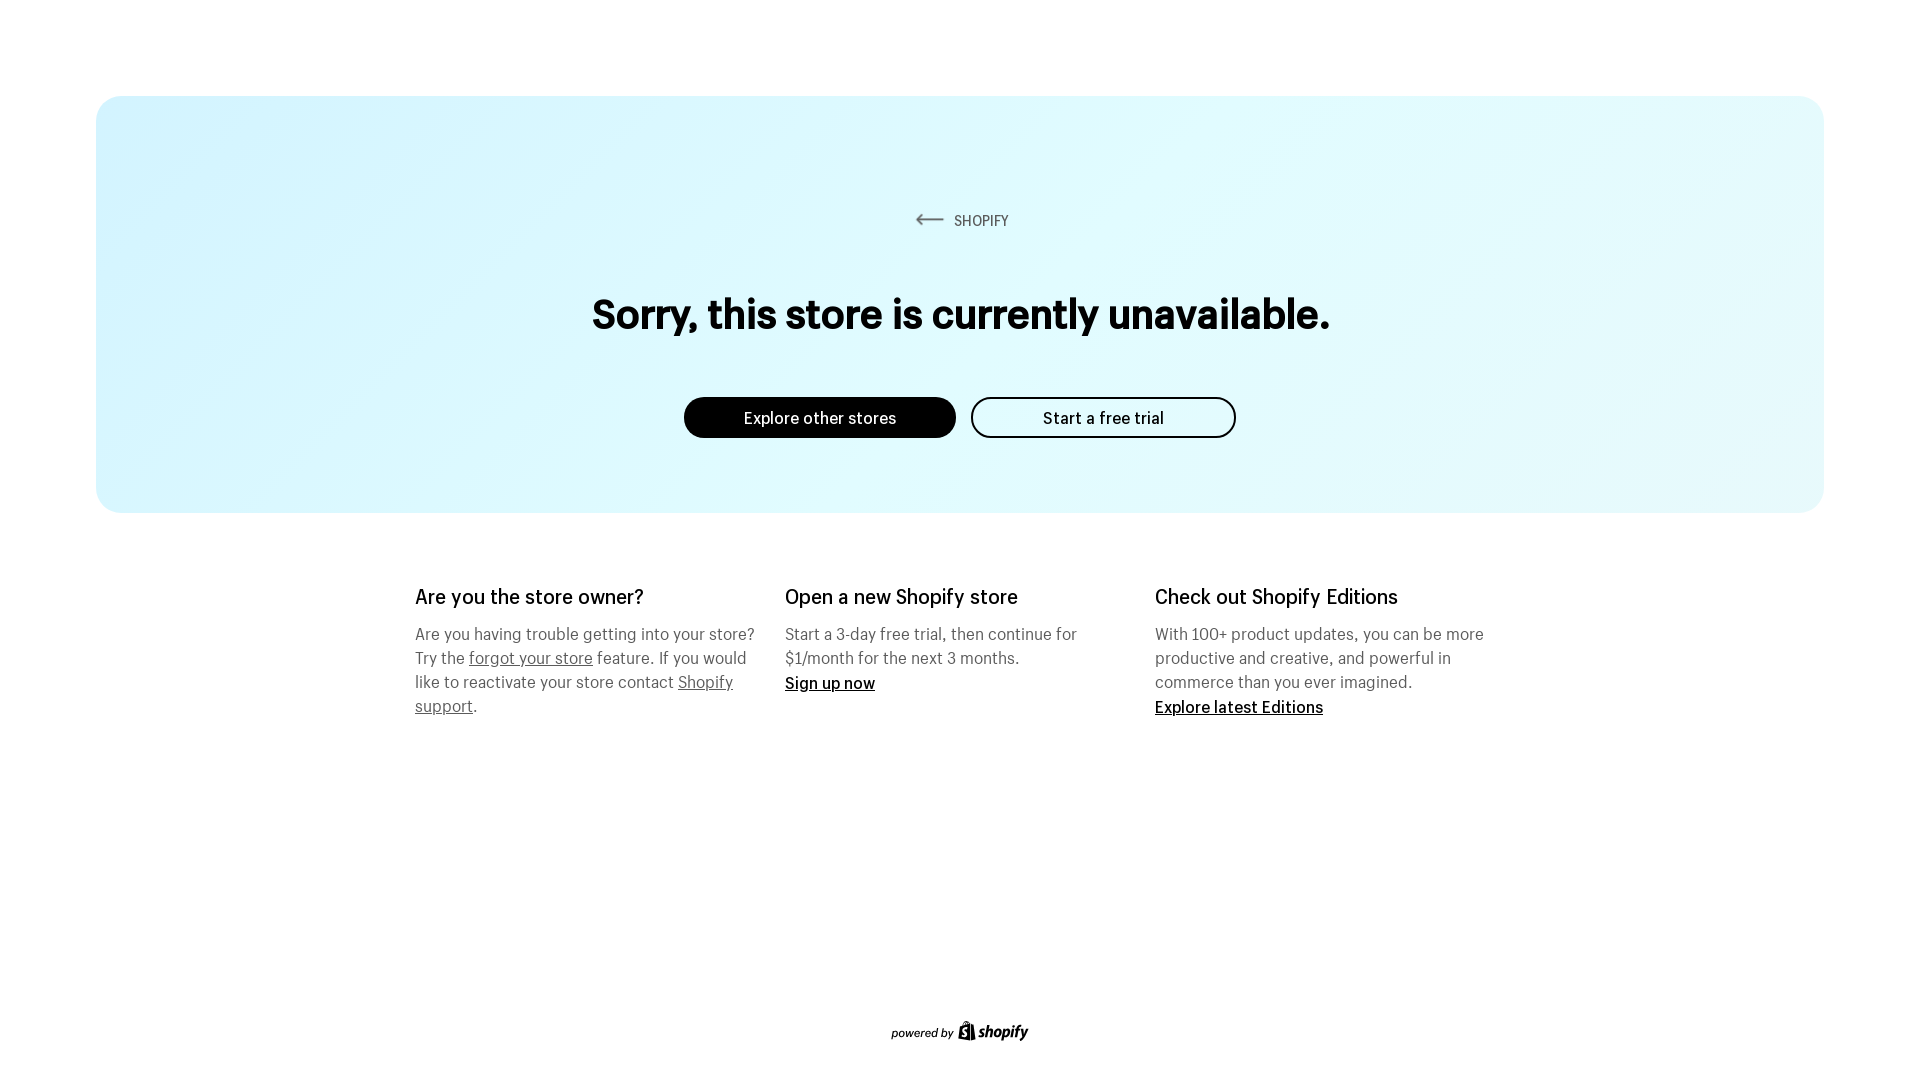  Describe the element at coordinates (960, 220) in the screenshot. I see `'SHOPIFY'` at that location.